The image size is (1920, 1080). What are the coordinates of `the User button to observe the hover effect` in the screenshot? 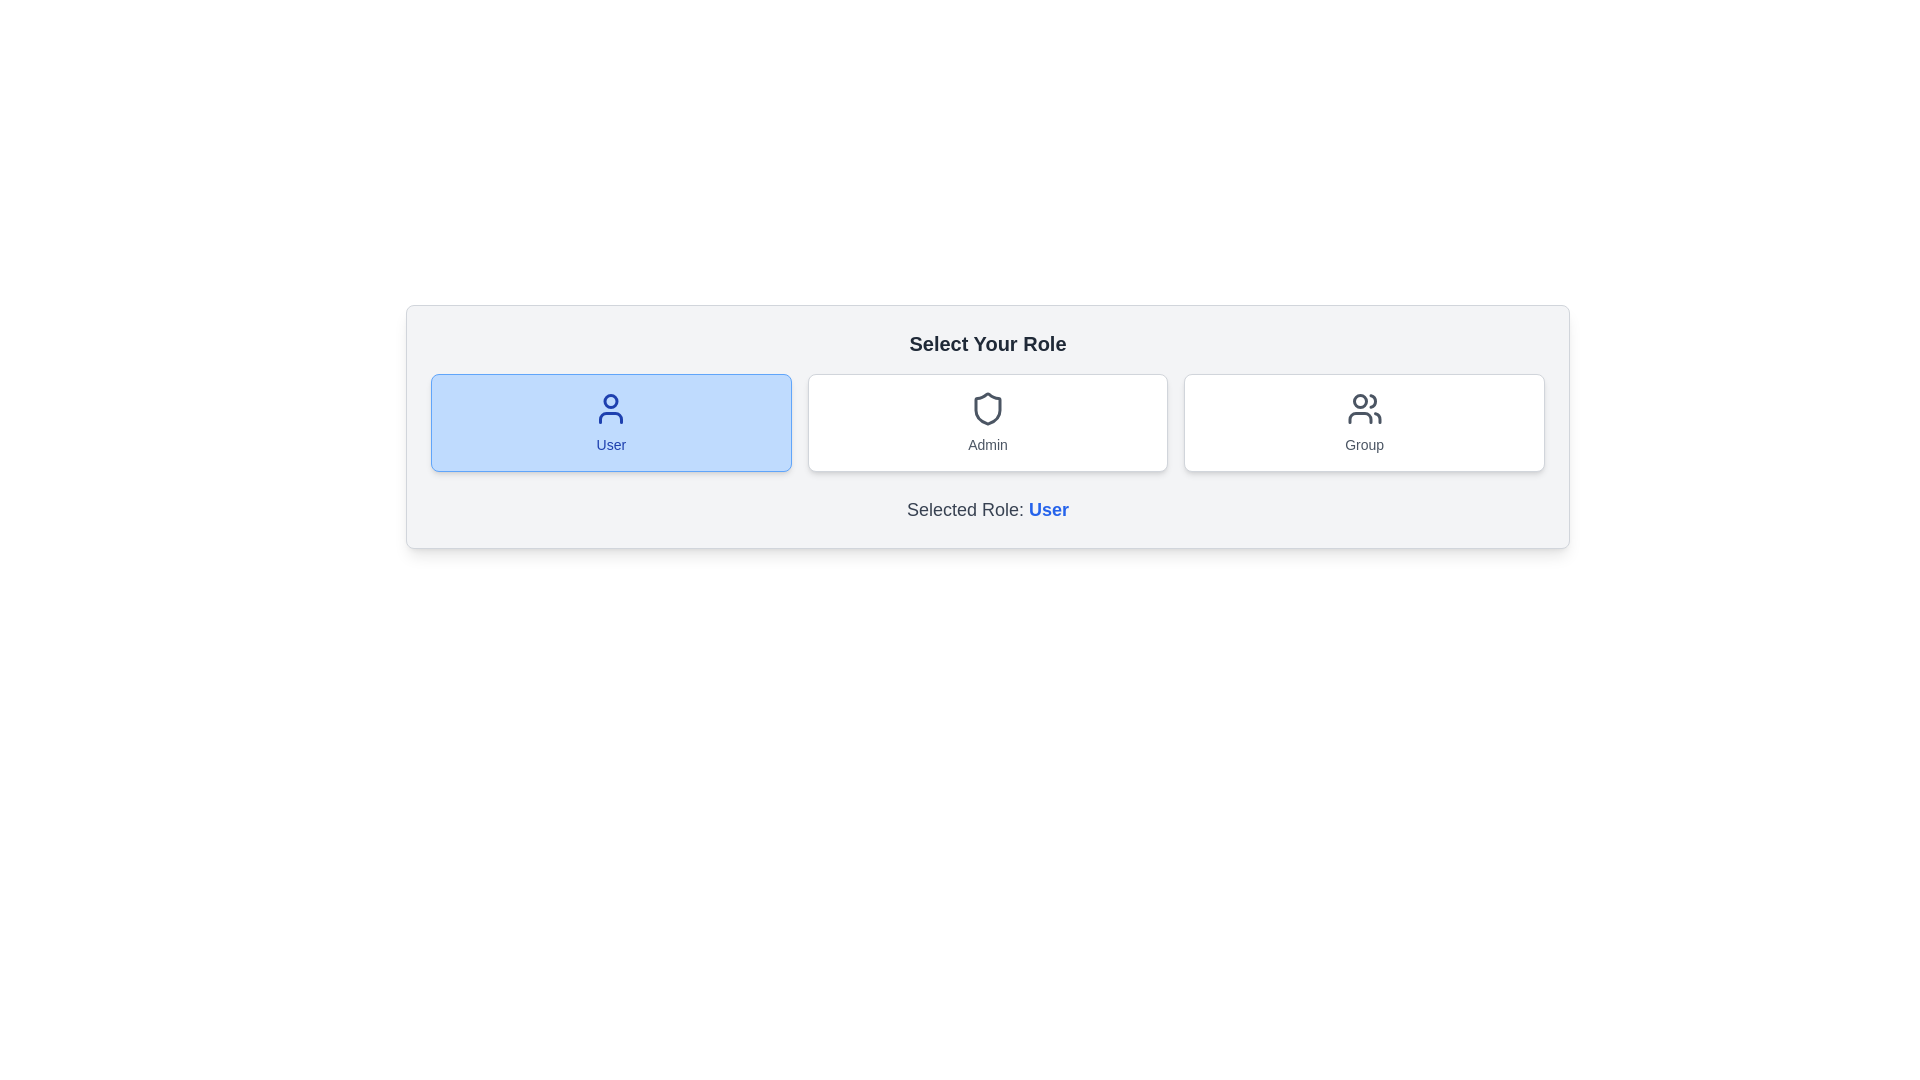 It's located at (609, 422).